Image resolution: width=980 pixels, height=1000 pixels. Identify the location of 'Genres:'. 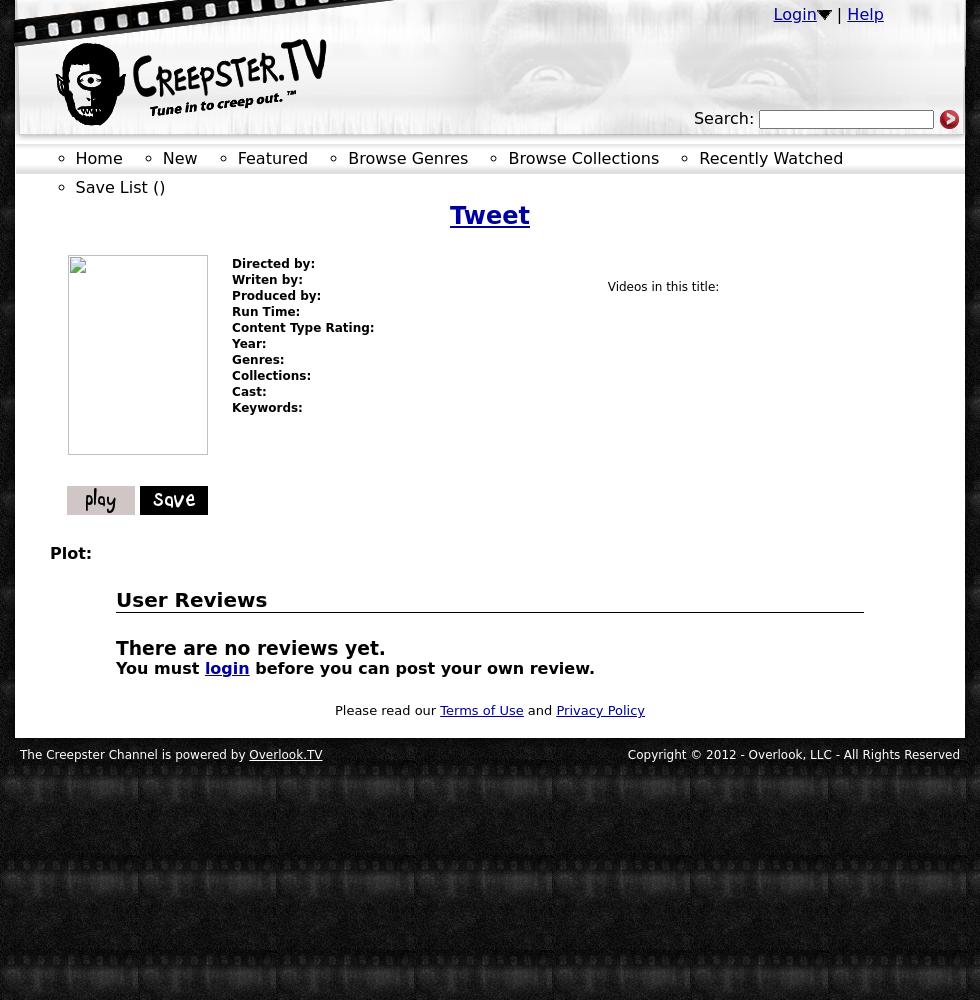
(258, 359).